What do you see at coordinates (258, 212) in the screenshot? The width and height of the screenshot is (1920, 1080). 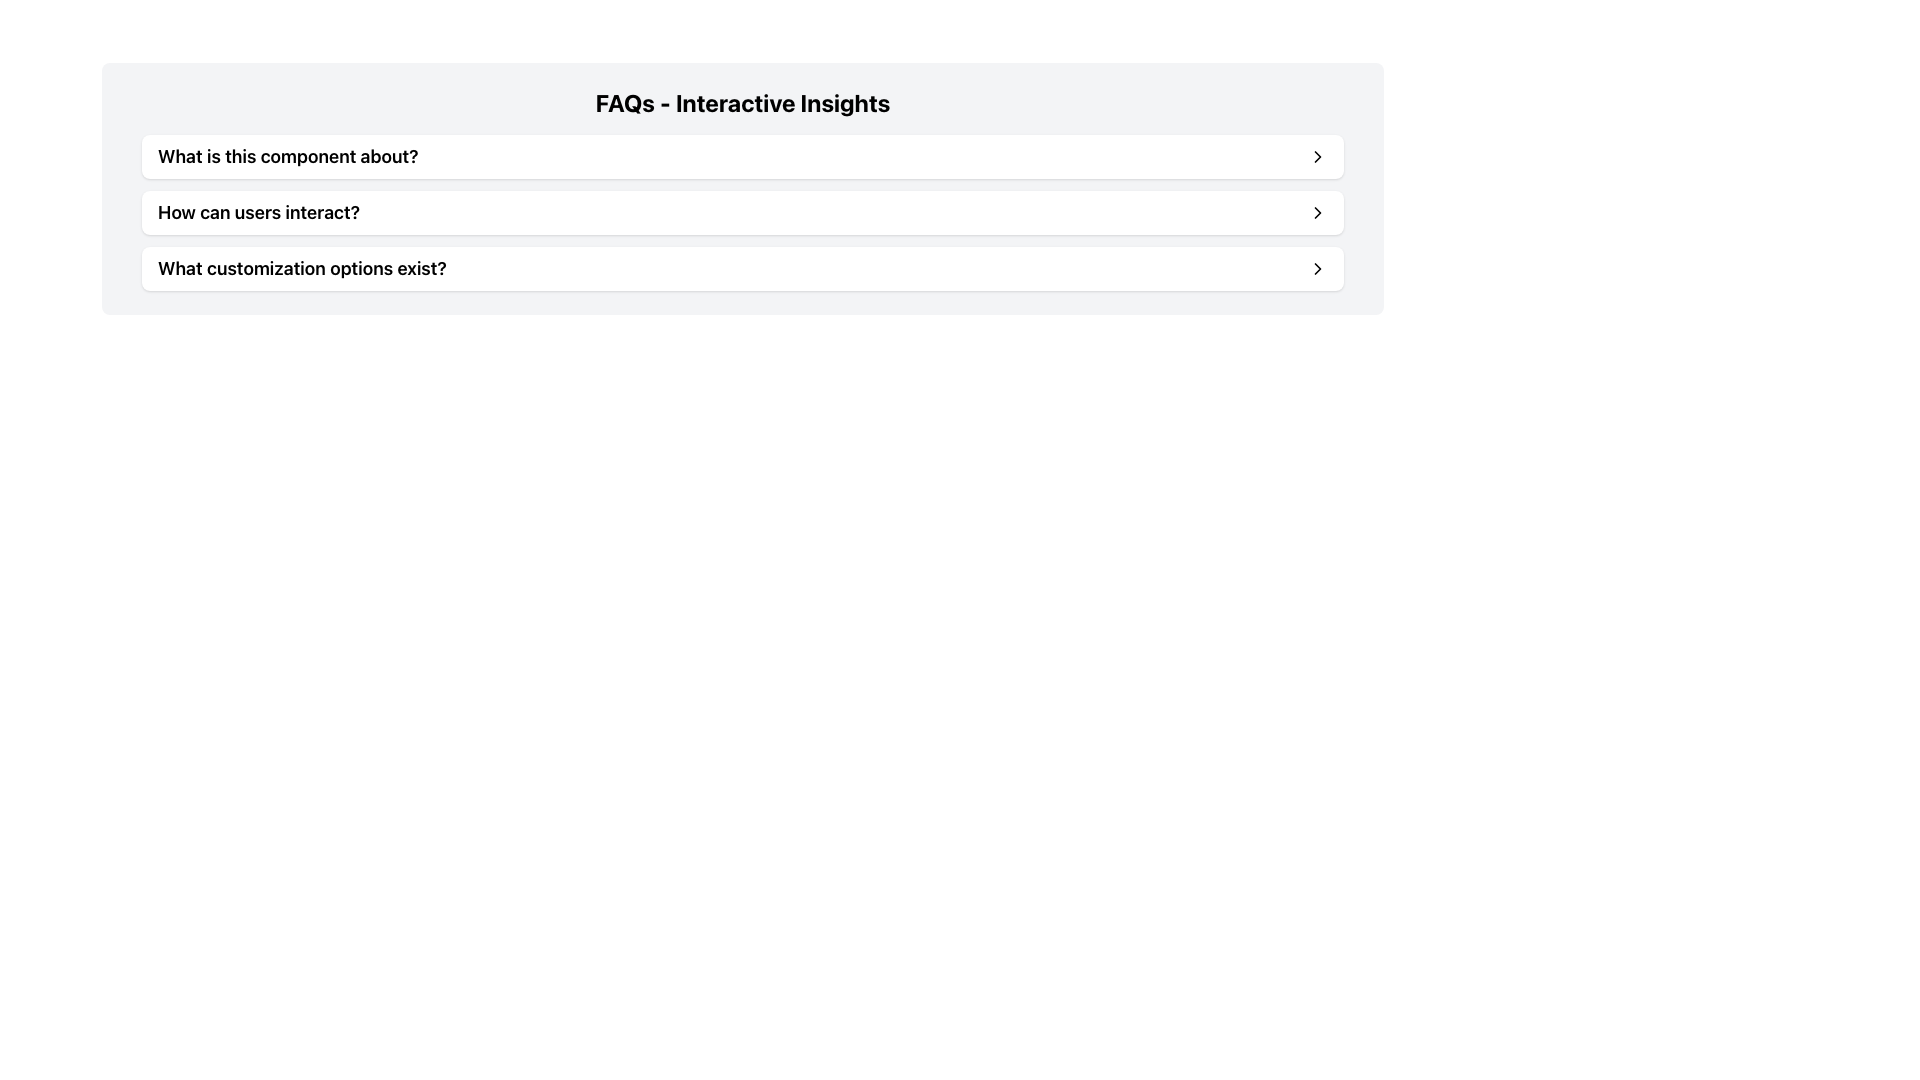 I see `the text component displaying 'How can users interact?' which is styled in bold and slightly larger font, located in the middle row of the FAQ items list` at bounding box center [258, 212].